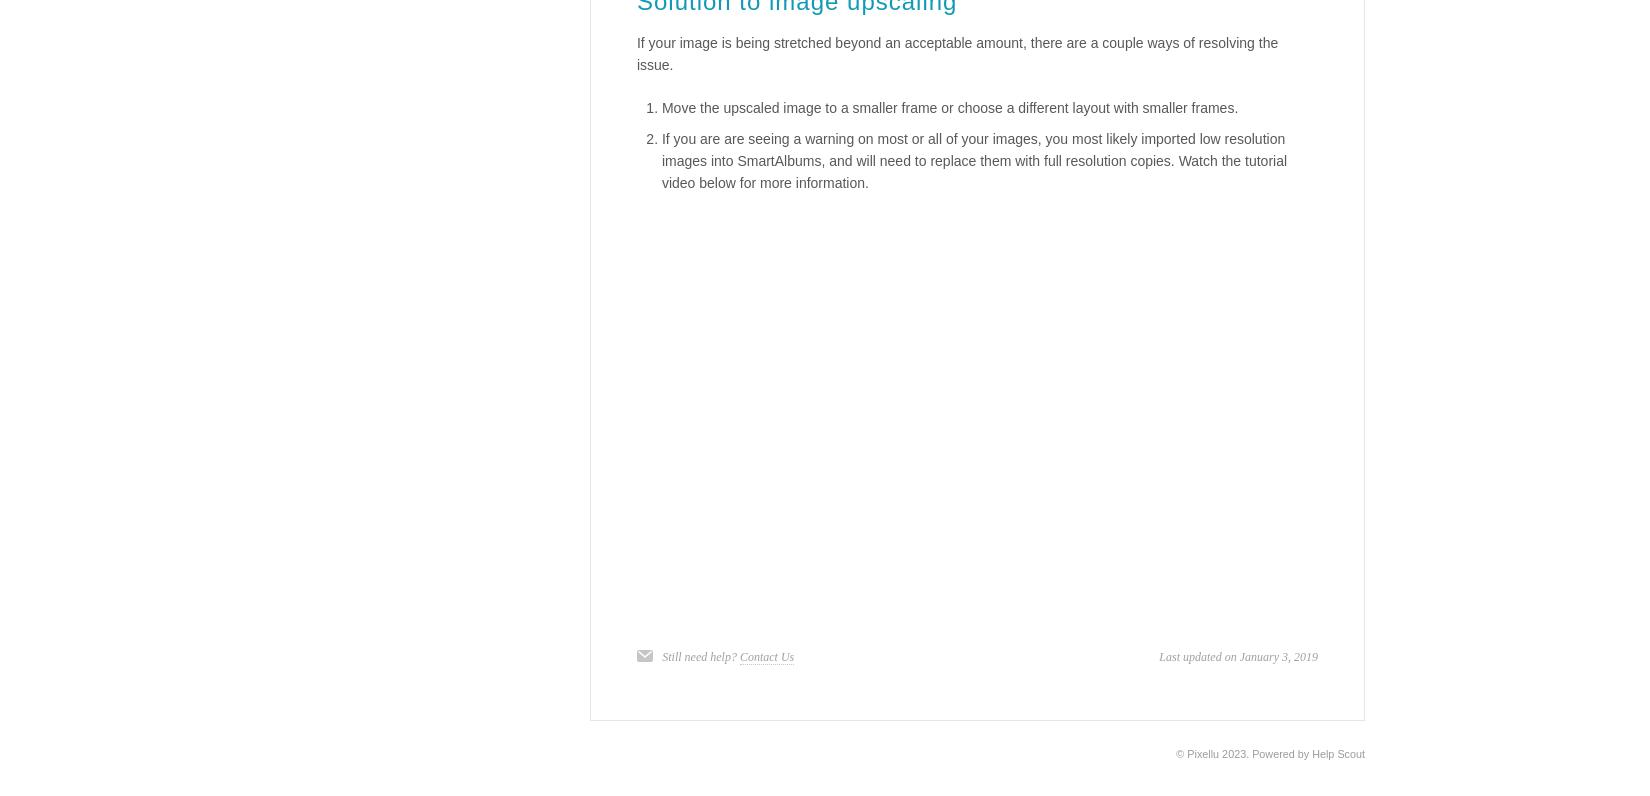 This screenshot has width=1650, height=796. Describe the element at coordinates (973, 159) in the screenshot. I see `'If you are are seeing a warning on most or all of your images, you most likely imported low resolution images into SmartAlbums, and will need to replace them with full resolution copies. Watch the tutorial video below for more information.'` at that location.